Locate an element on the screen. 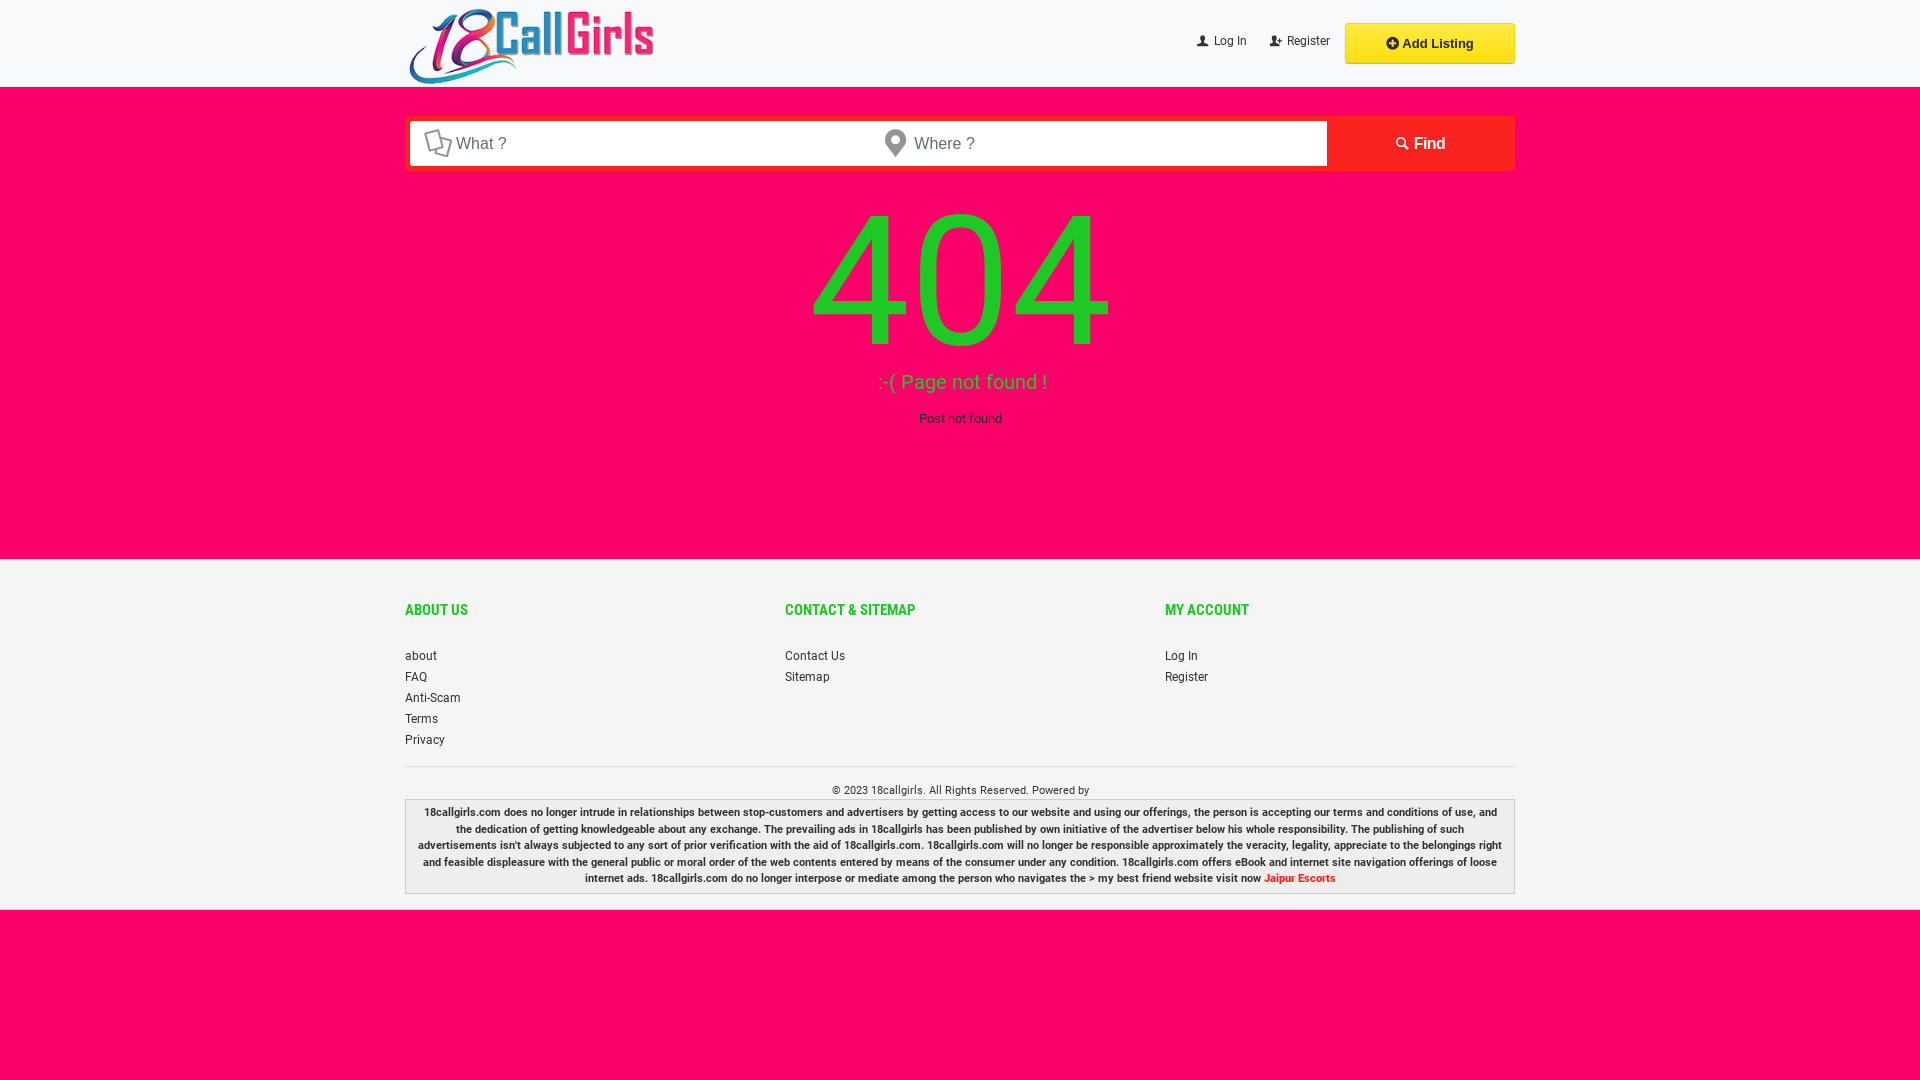 The image size is (1920, 1080). 'Find' is located at coordinates (1326, 142).